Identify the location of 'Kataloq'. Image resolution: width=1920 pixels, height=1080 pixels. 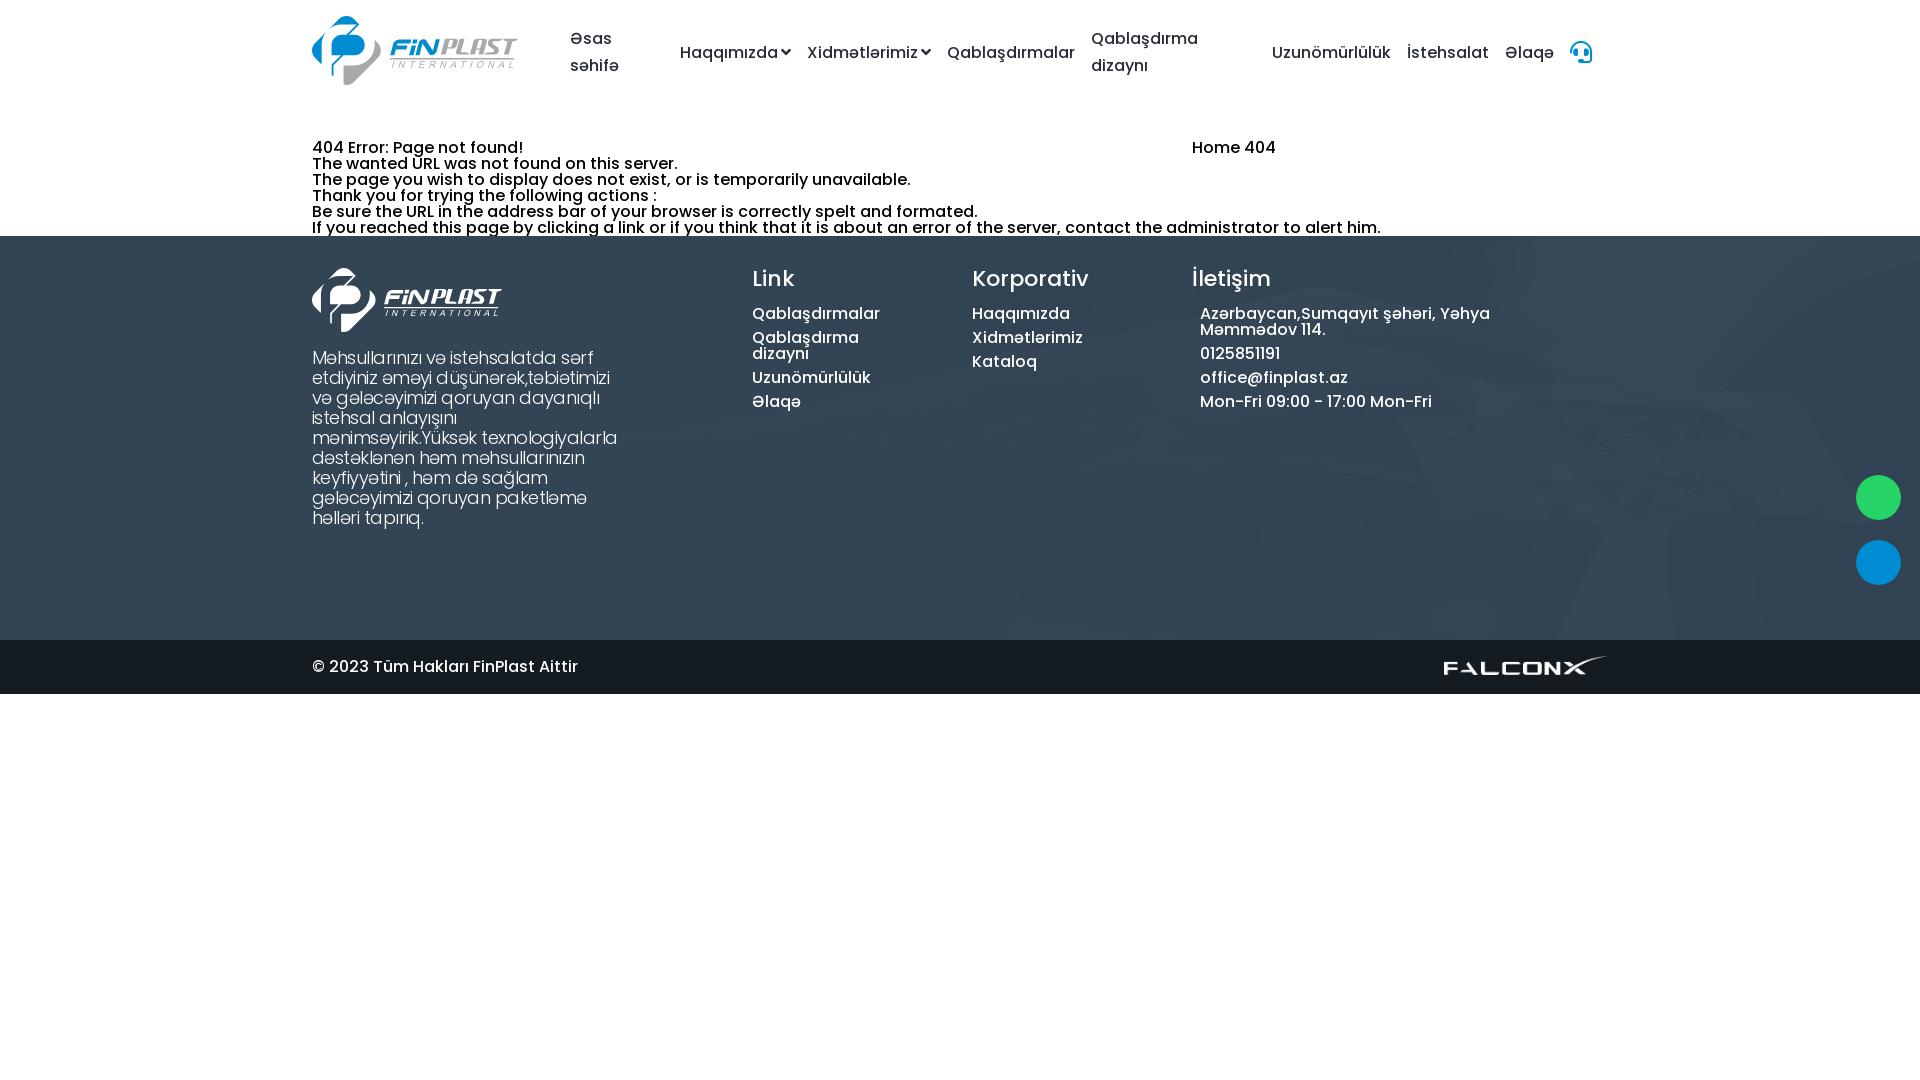
(988, 362).